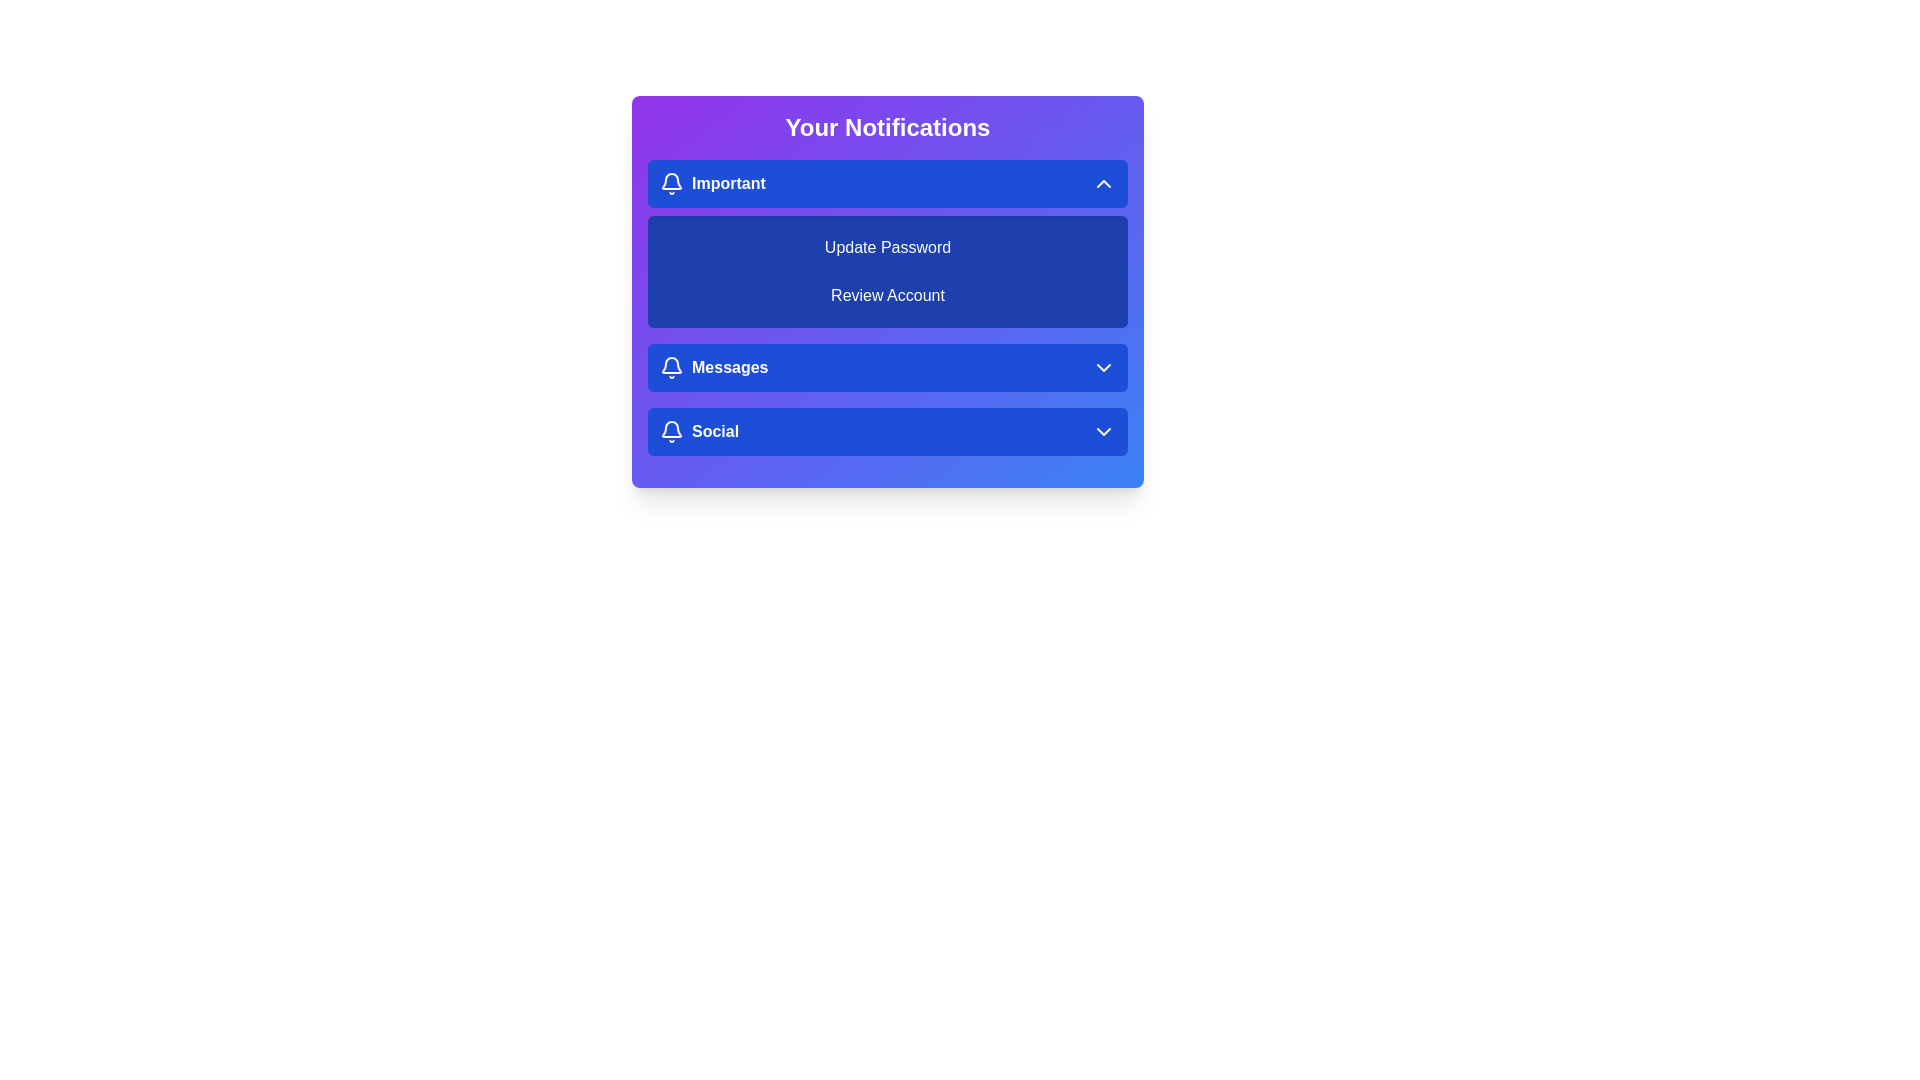 The image size is (1920, 1080). What do you see at coordinates (887, 367) in the screenshot?
I see `the notification category Messages to preview its details` at bounding box center [887, 367].